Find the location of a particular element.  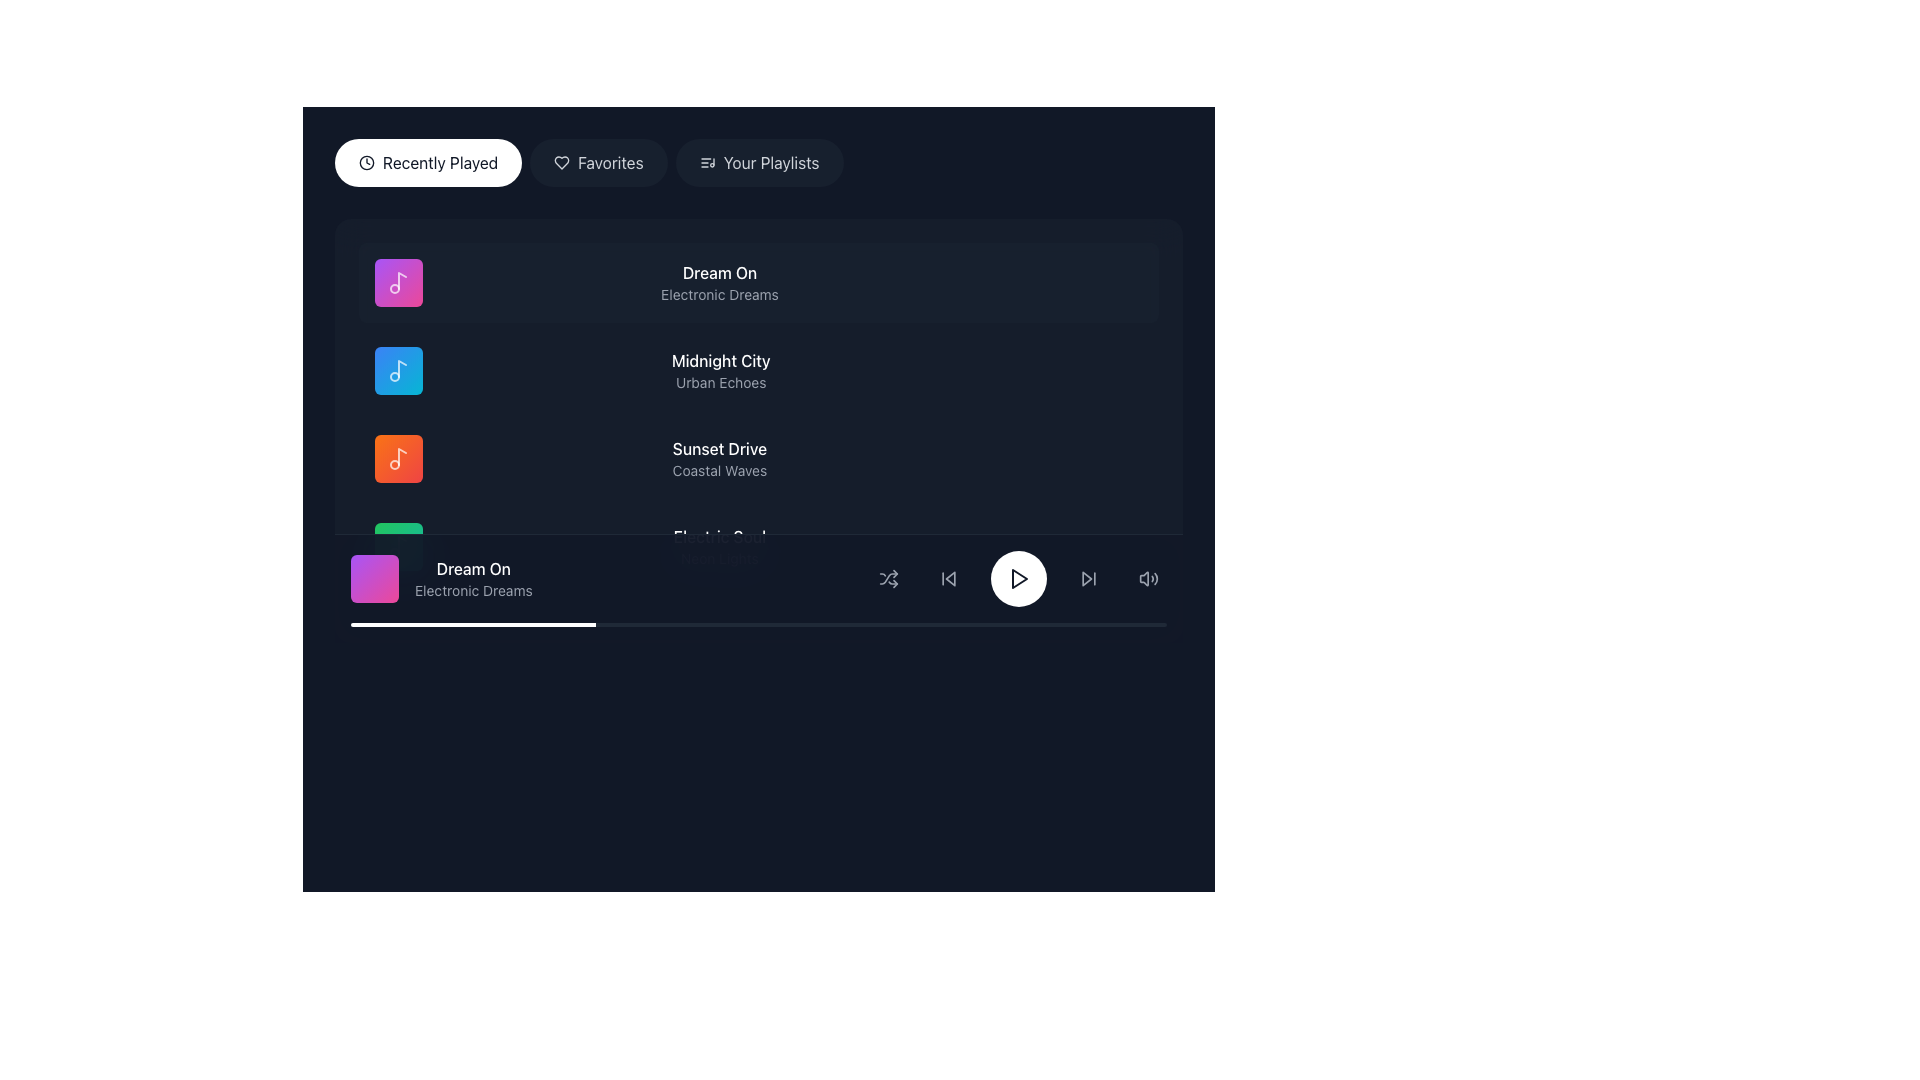

the text label that provides additional descriptive or informational text below the 'Midnight City' title is located at coordinates (720, 382).